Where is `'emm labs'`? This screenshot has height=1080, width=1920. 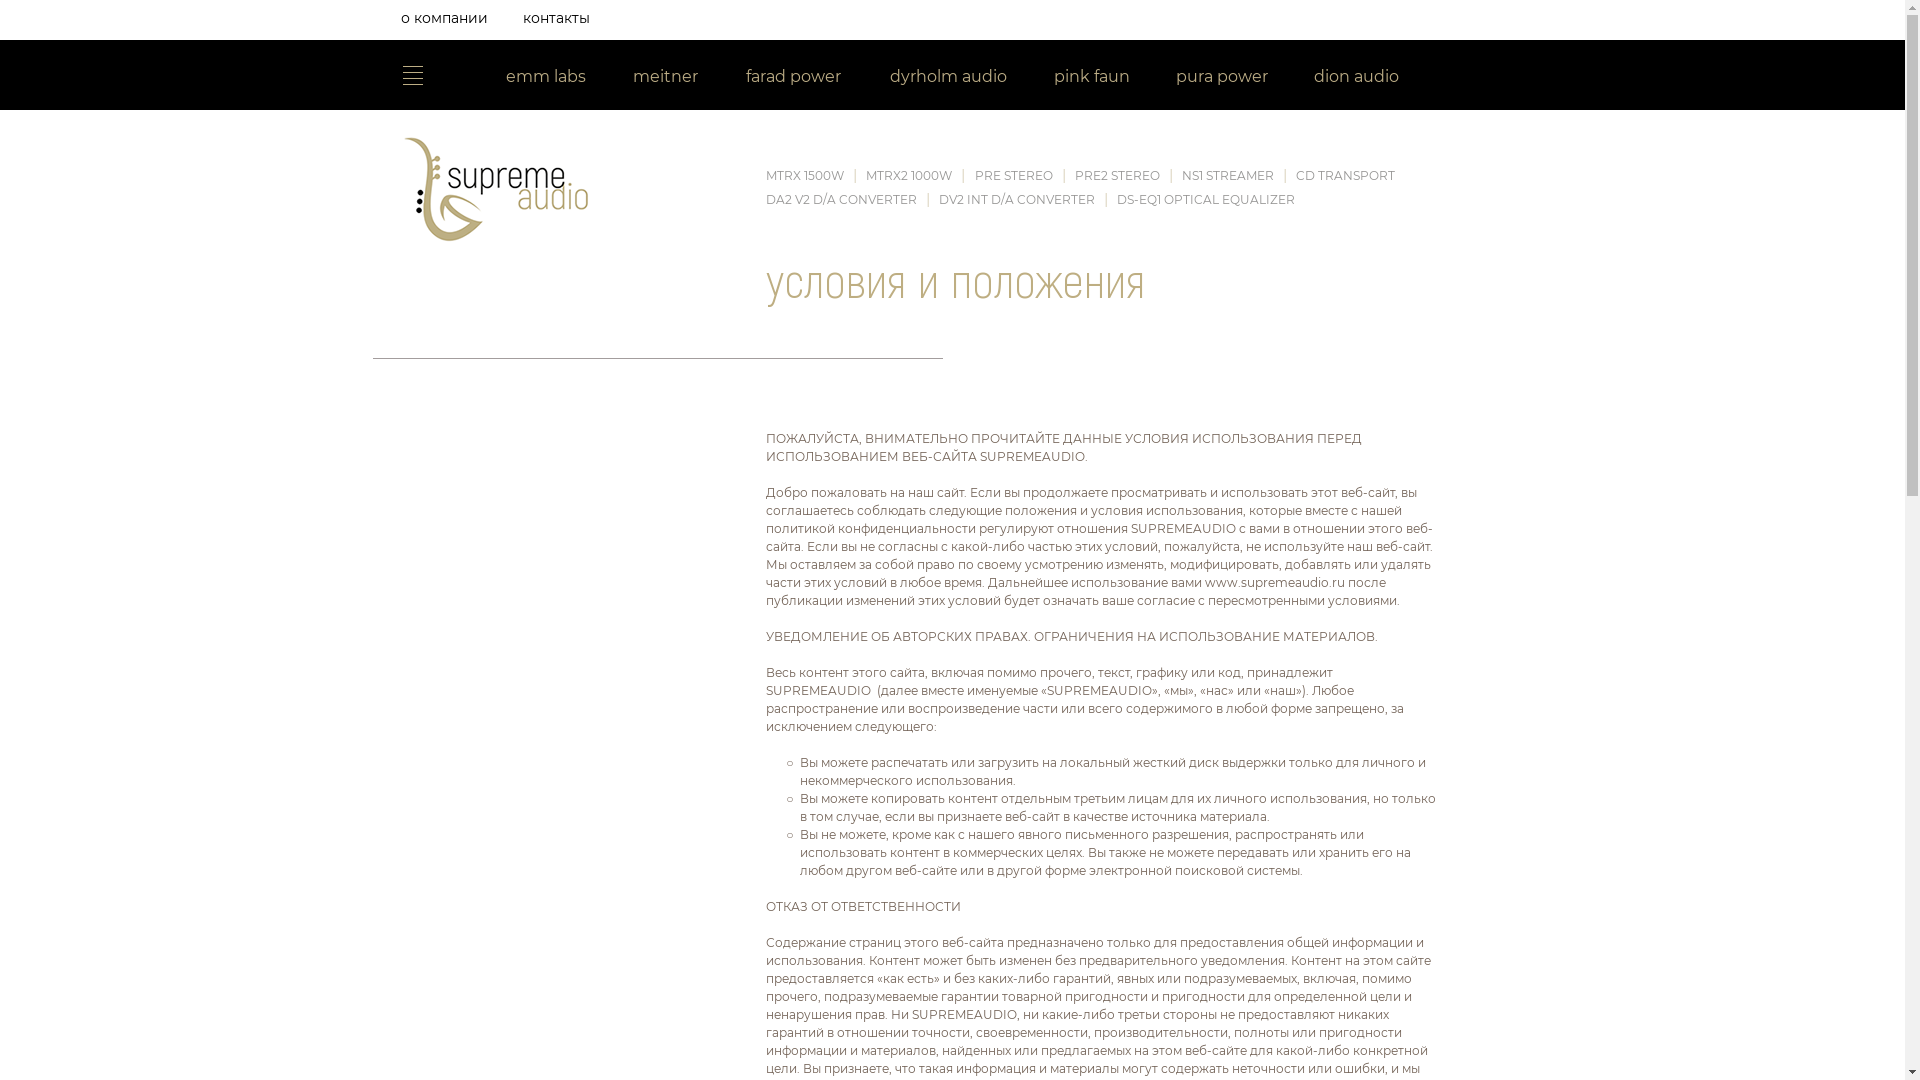 'emm labs' is located at coordinates (546, 77).